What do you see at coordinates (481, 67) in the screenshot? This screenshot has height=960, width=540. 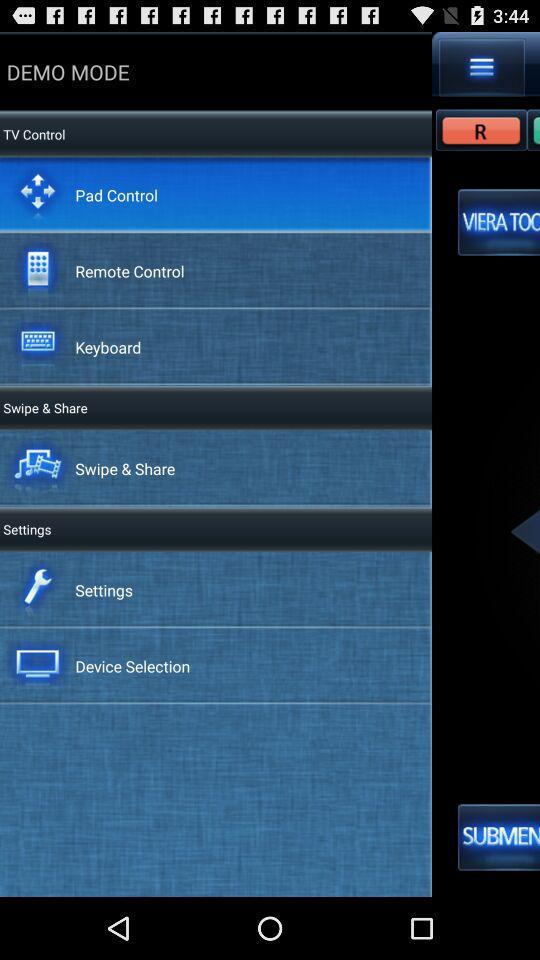 I see `more options` at bounding box center [481, 67].